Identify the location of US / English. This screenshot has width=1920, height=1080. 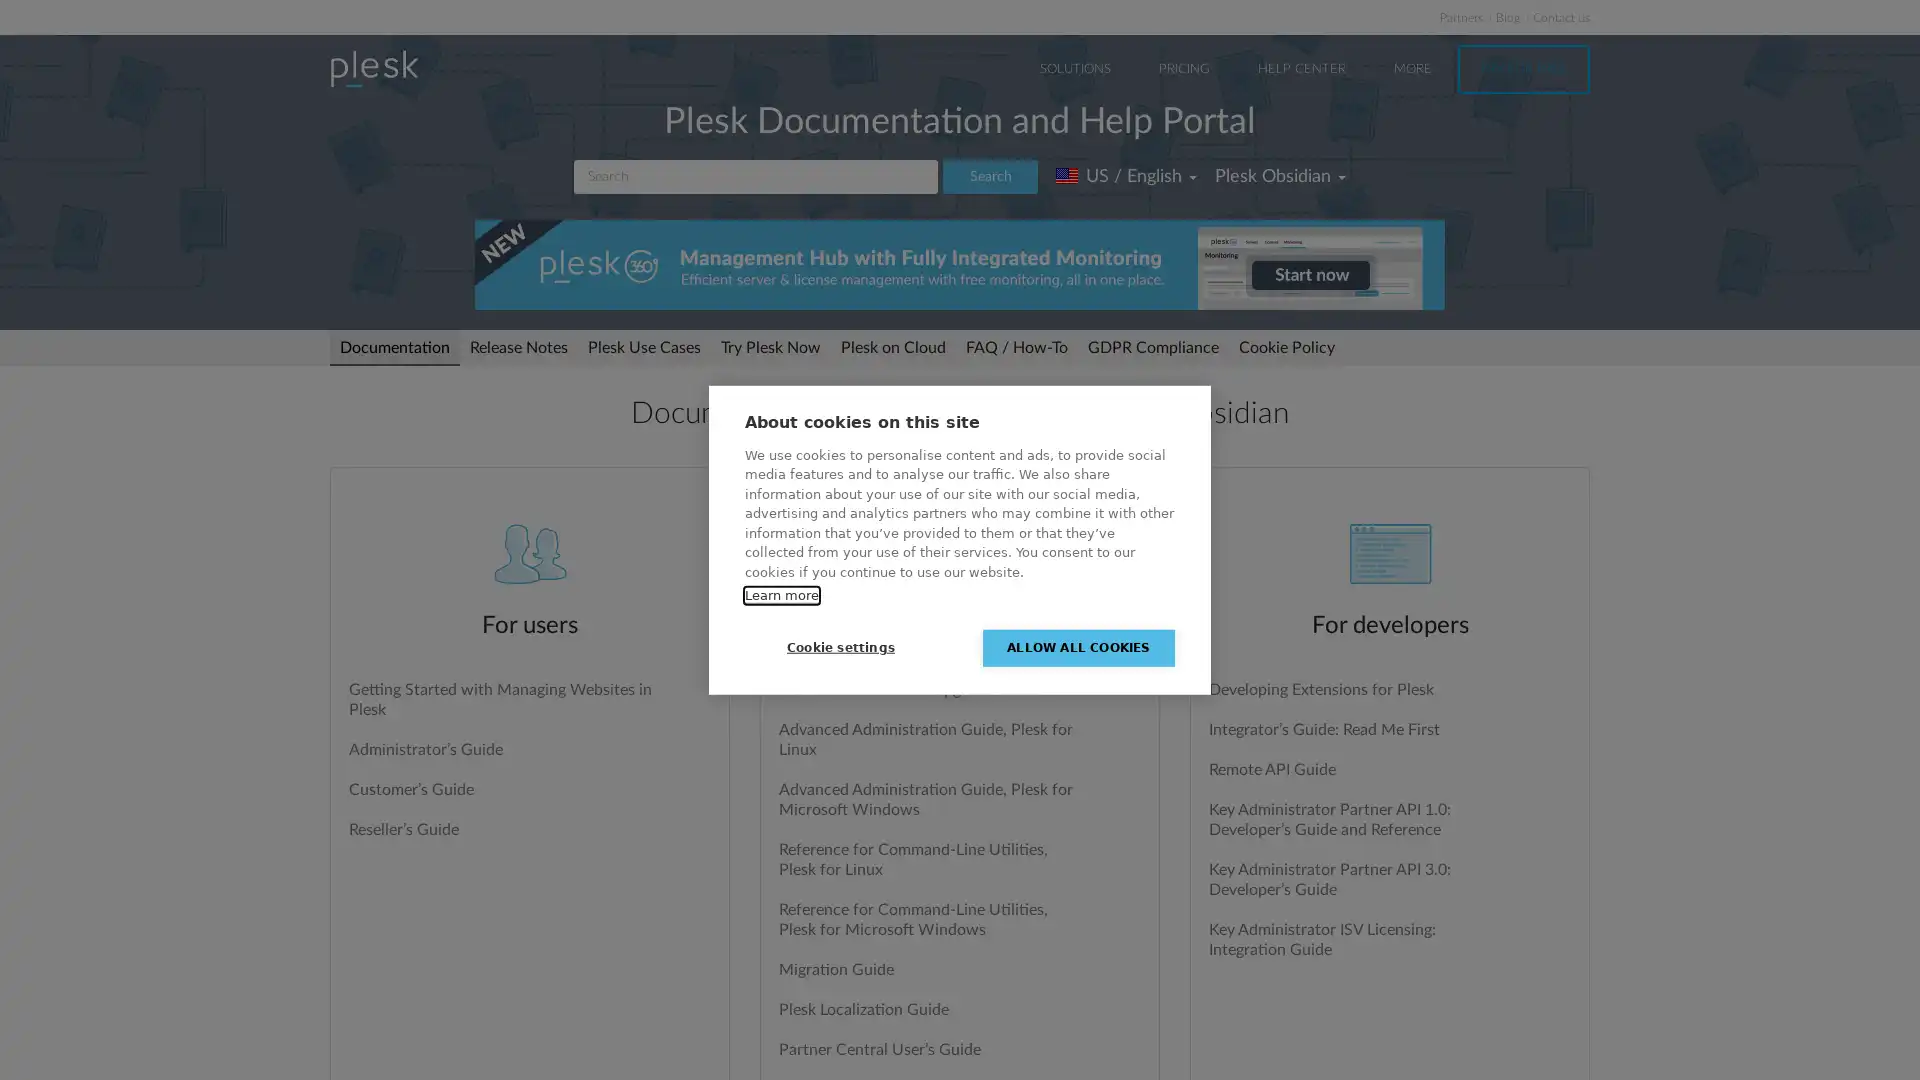
(1126, 176).